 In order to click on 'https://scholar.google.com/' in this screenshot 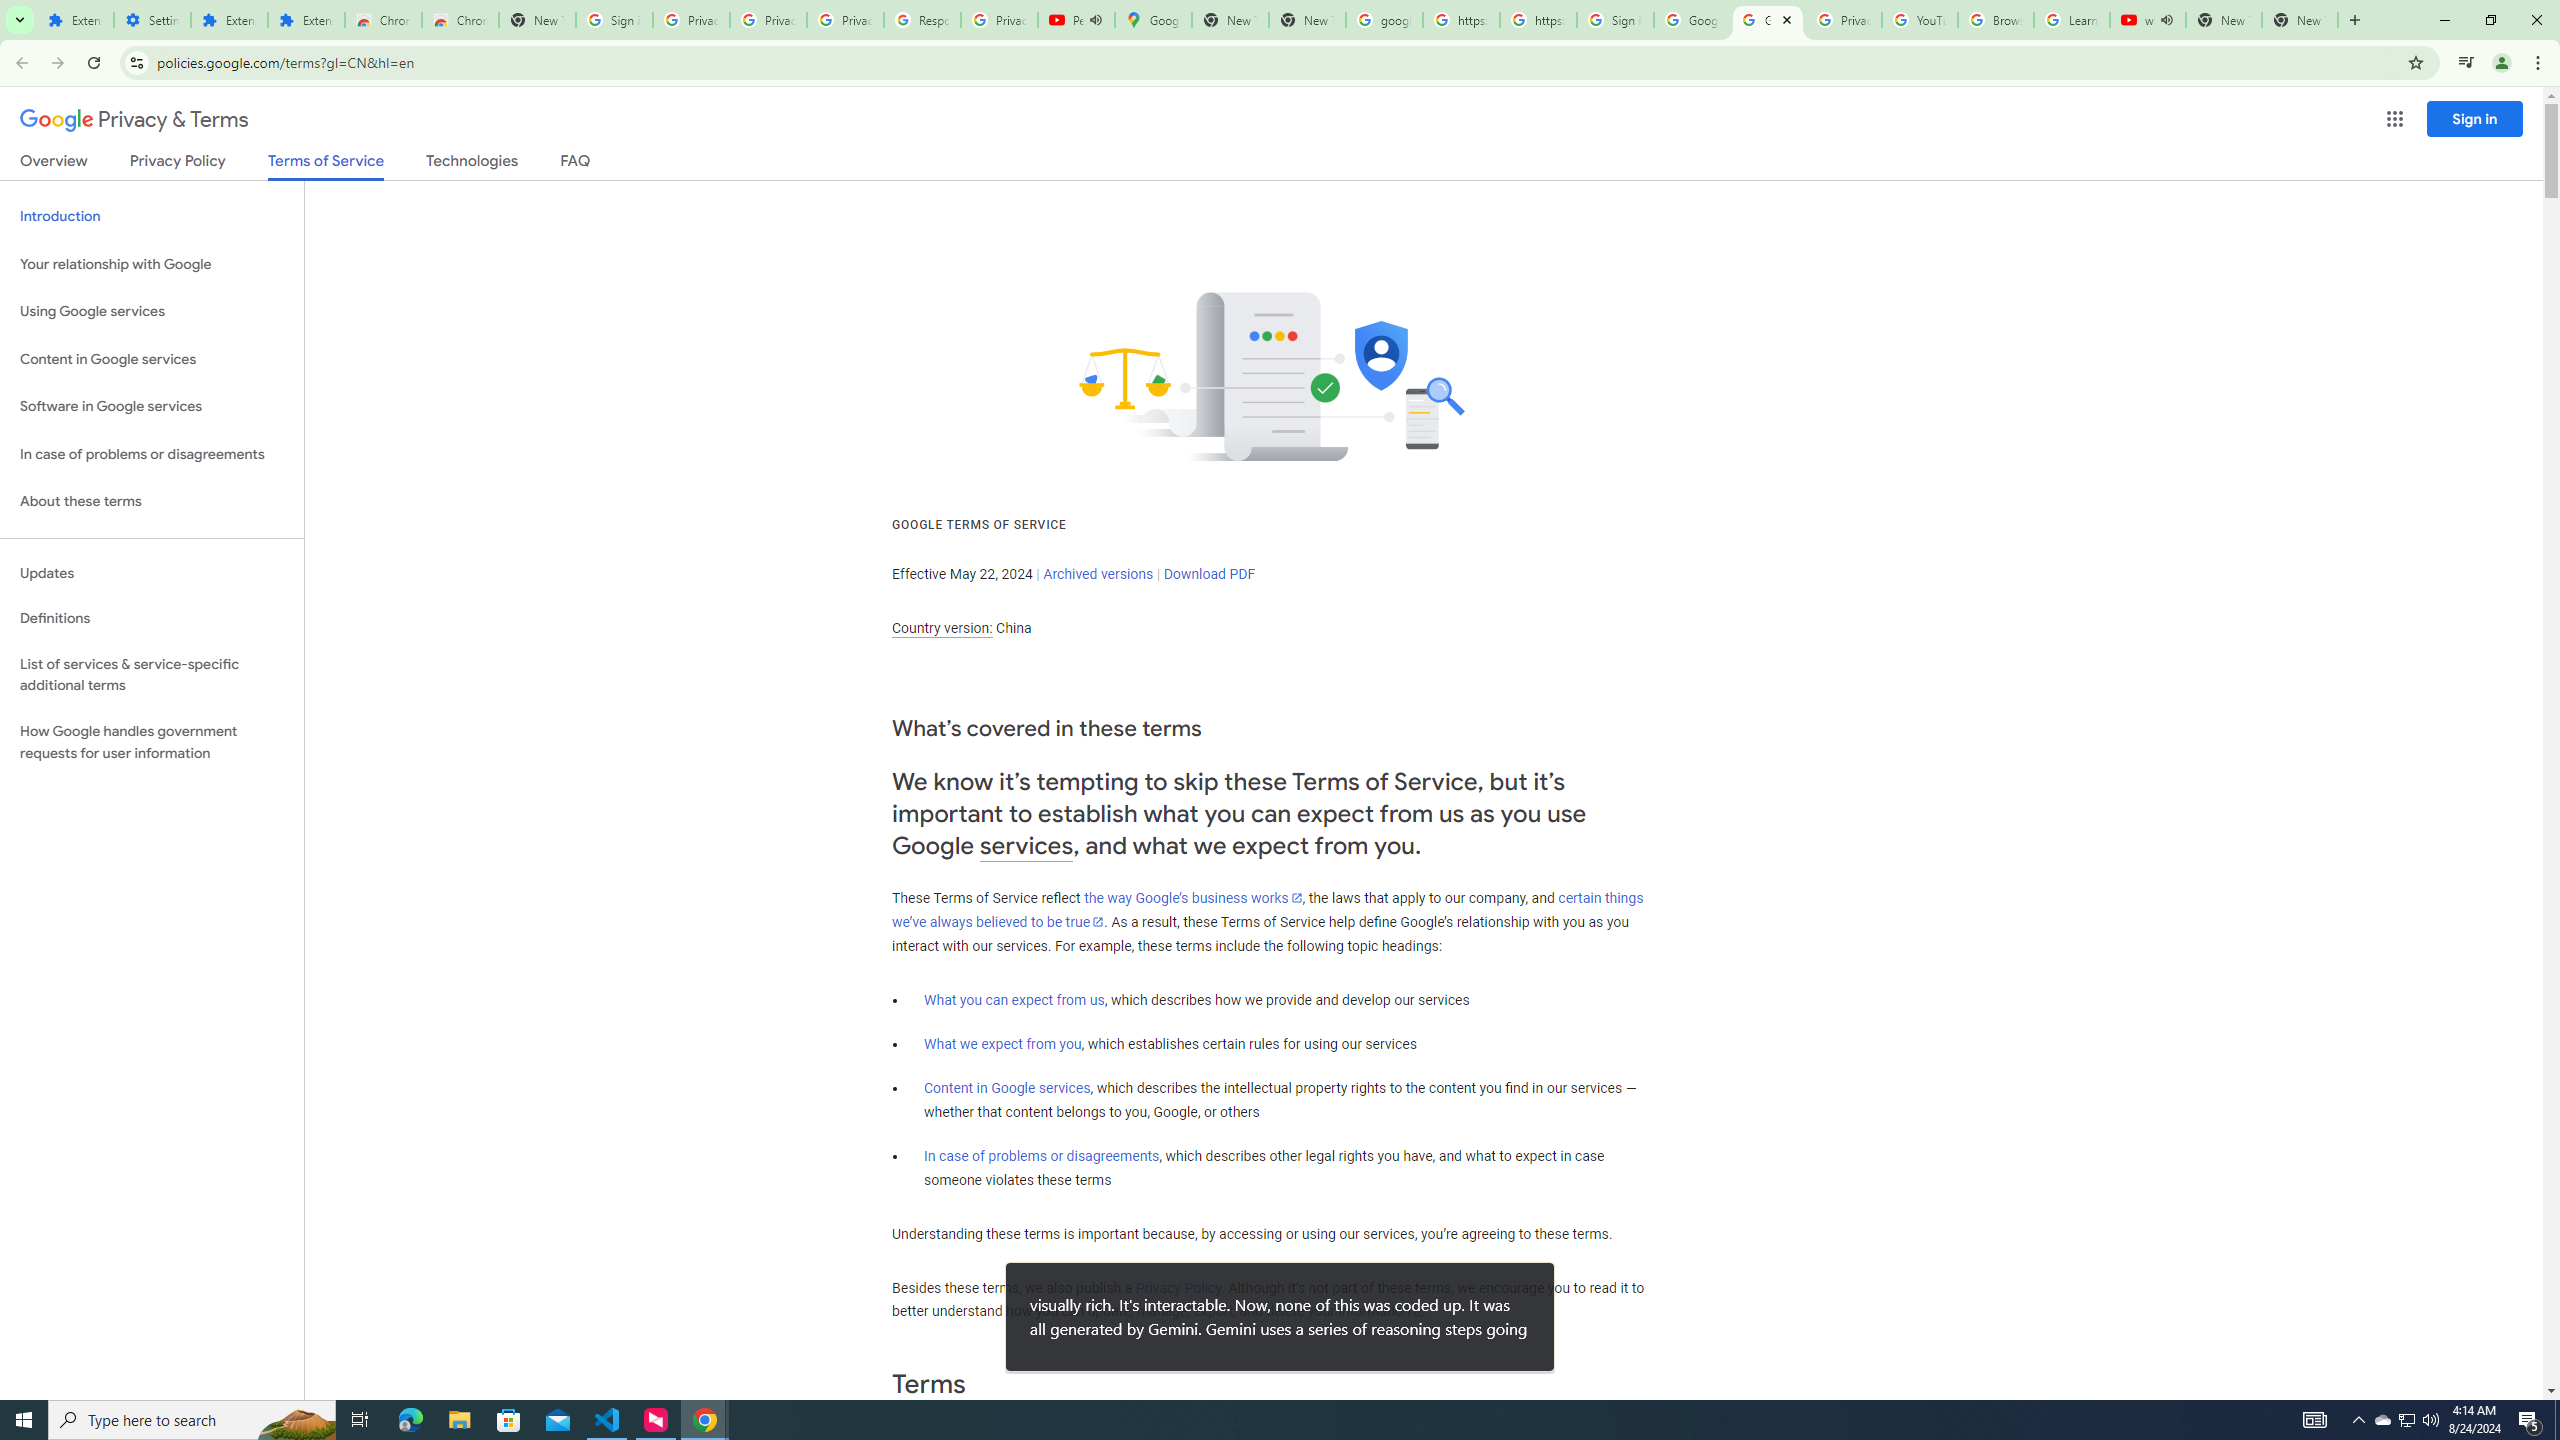, I will do `click(1537, 19)`.